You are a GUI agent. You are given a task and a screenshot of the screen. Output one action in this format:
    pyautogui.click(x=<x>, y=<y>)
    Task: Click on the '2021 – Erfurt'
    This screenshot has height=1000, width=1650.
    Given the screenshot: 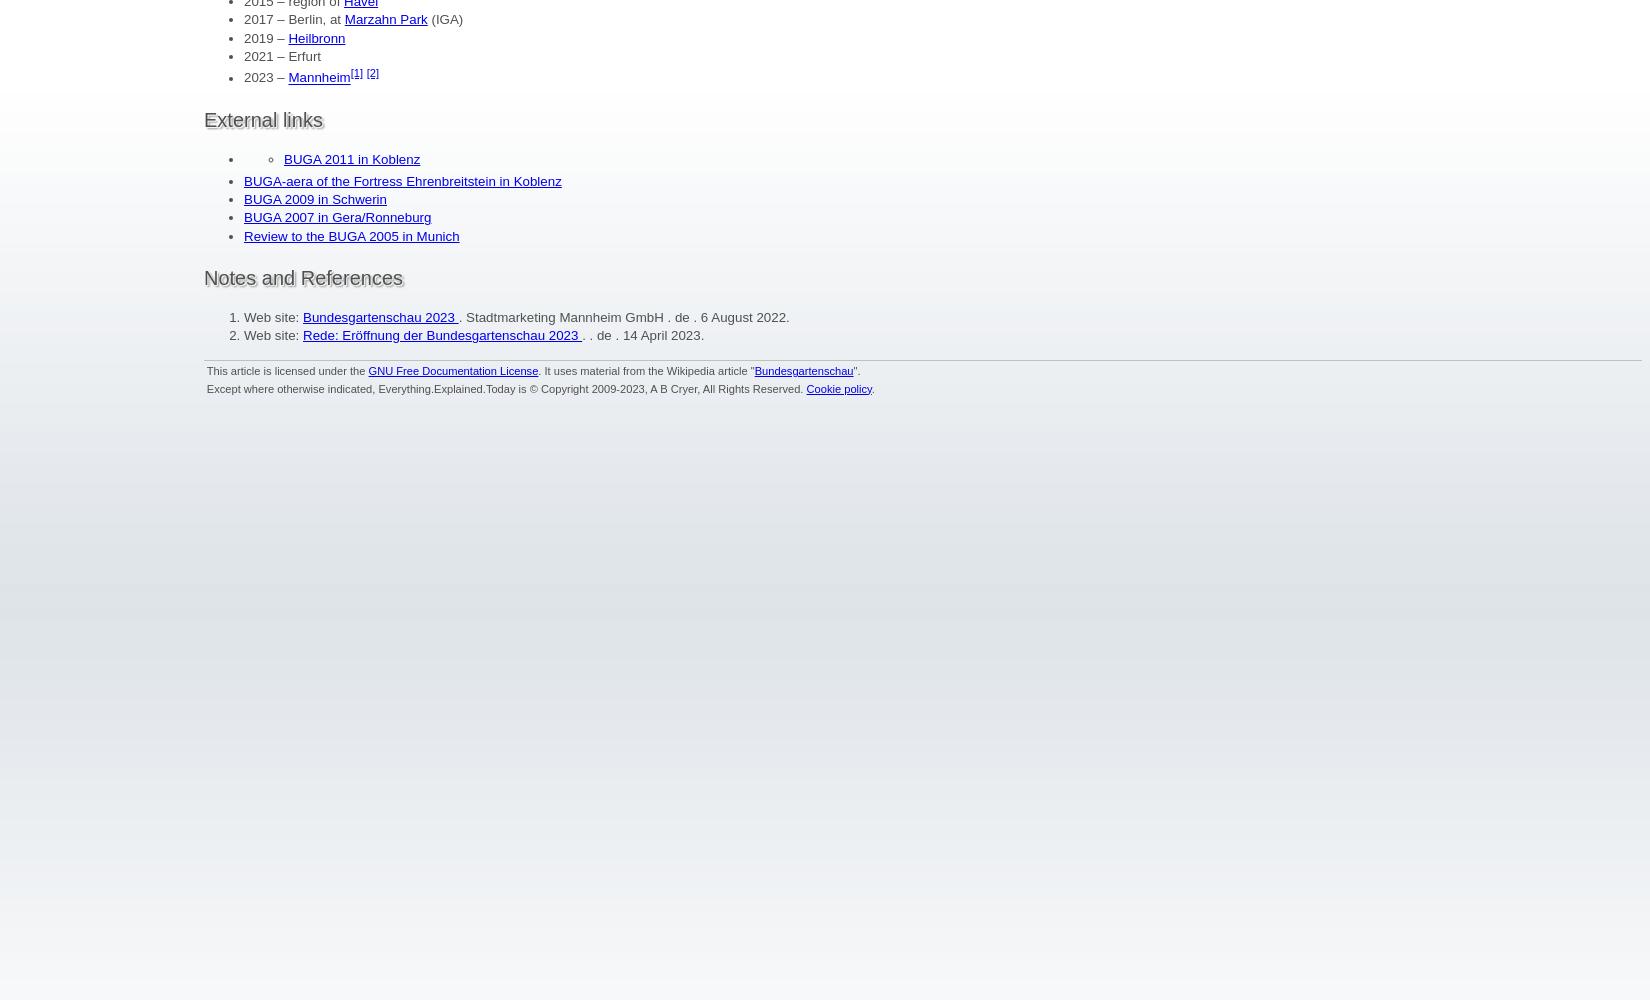 What is the action you would take?
    pyautogui.click(x=282, y=56)
    